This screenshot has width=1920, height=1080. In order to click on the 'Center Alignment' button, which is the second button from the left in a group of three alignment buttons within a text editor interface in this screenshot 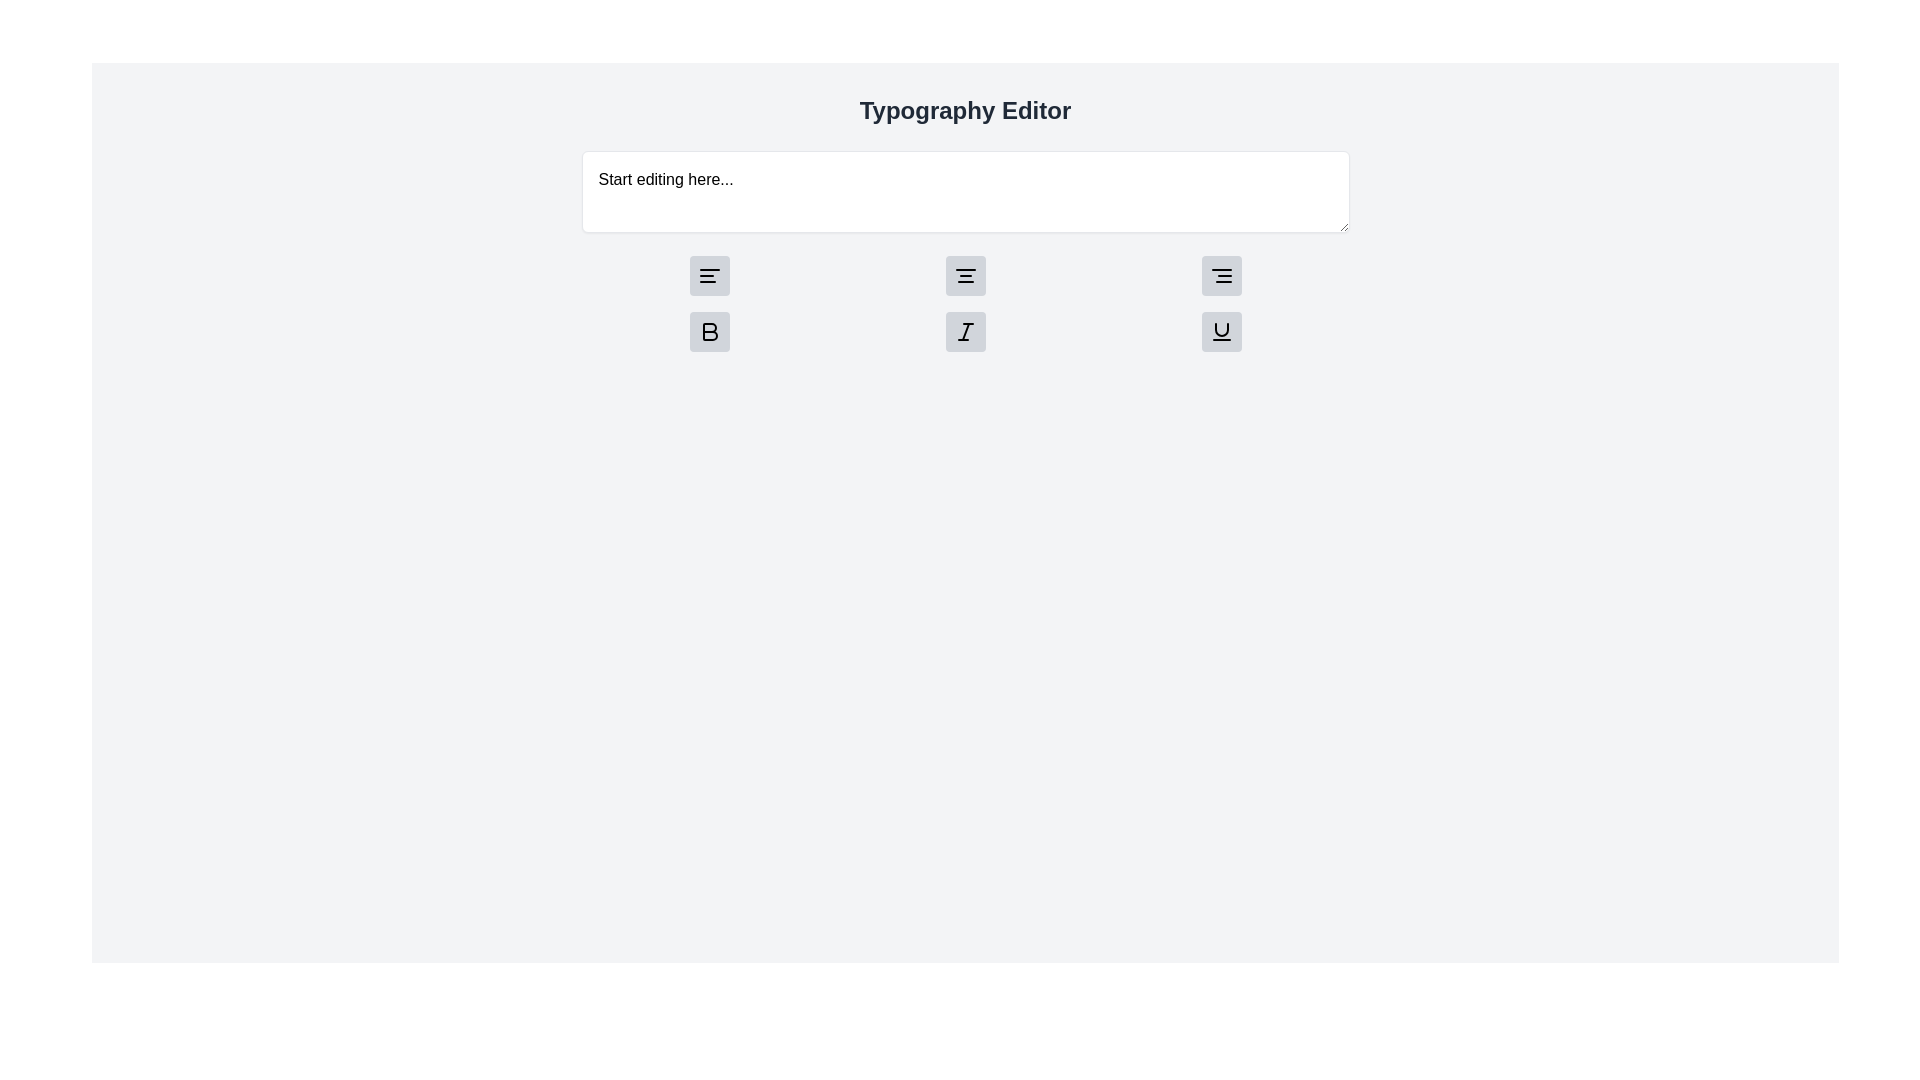, I will do `click(965, 276)`.